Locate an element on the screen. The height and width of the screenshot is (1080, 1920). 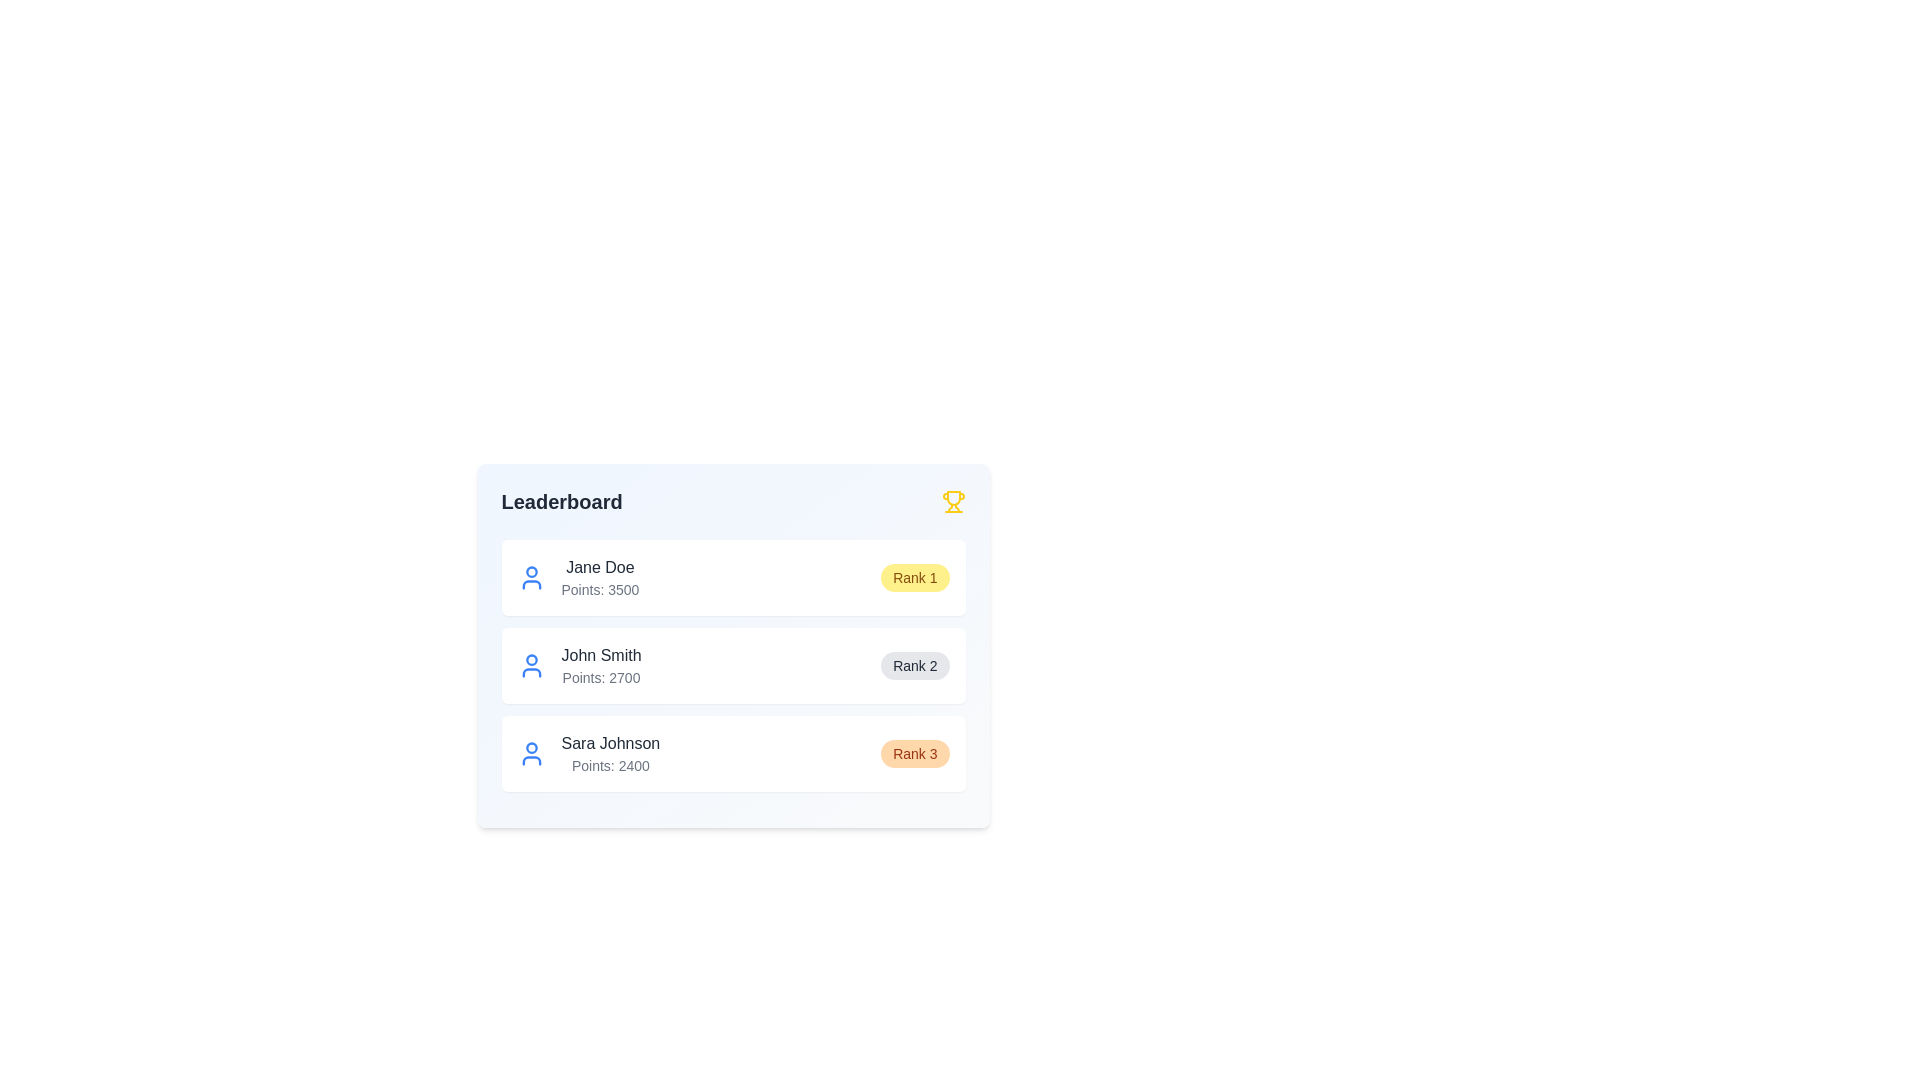
the yellow trophy icon located at the top-right corner of the leaderboard section is located at coordinates (952, 500).